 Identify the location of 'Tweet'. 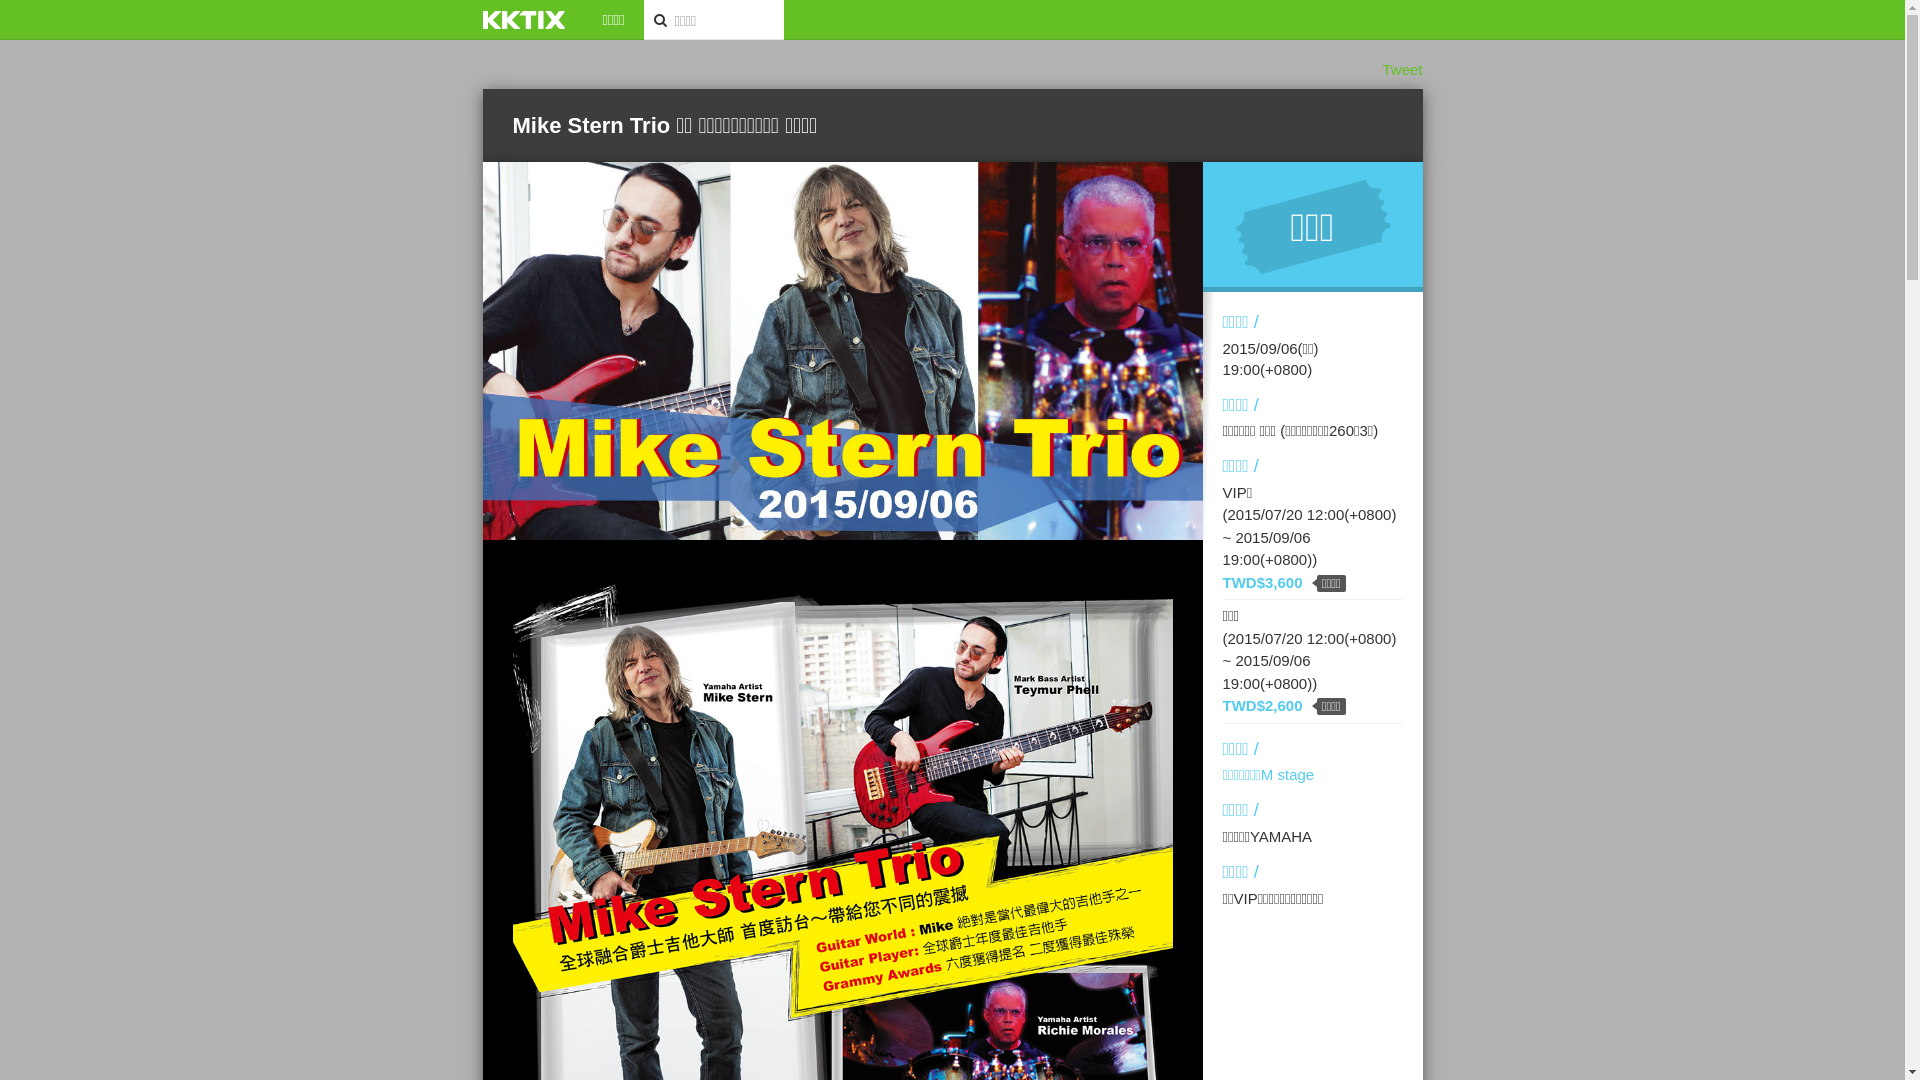
(1400, 68).